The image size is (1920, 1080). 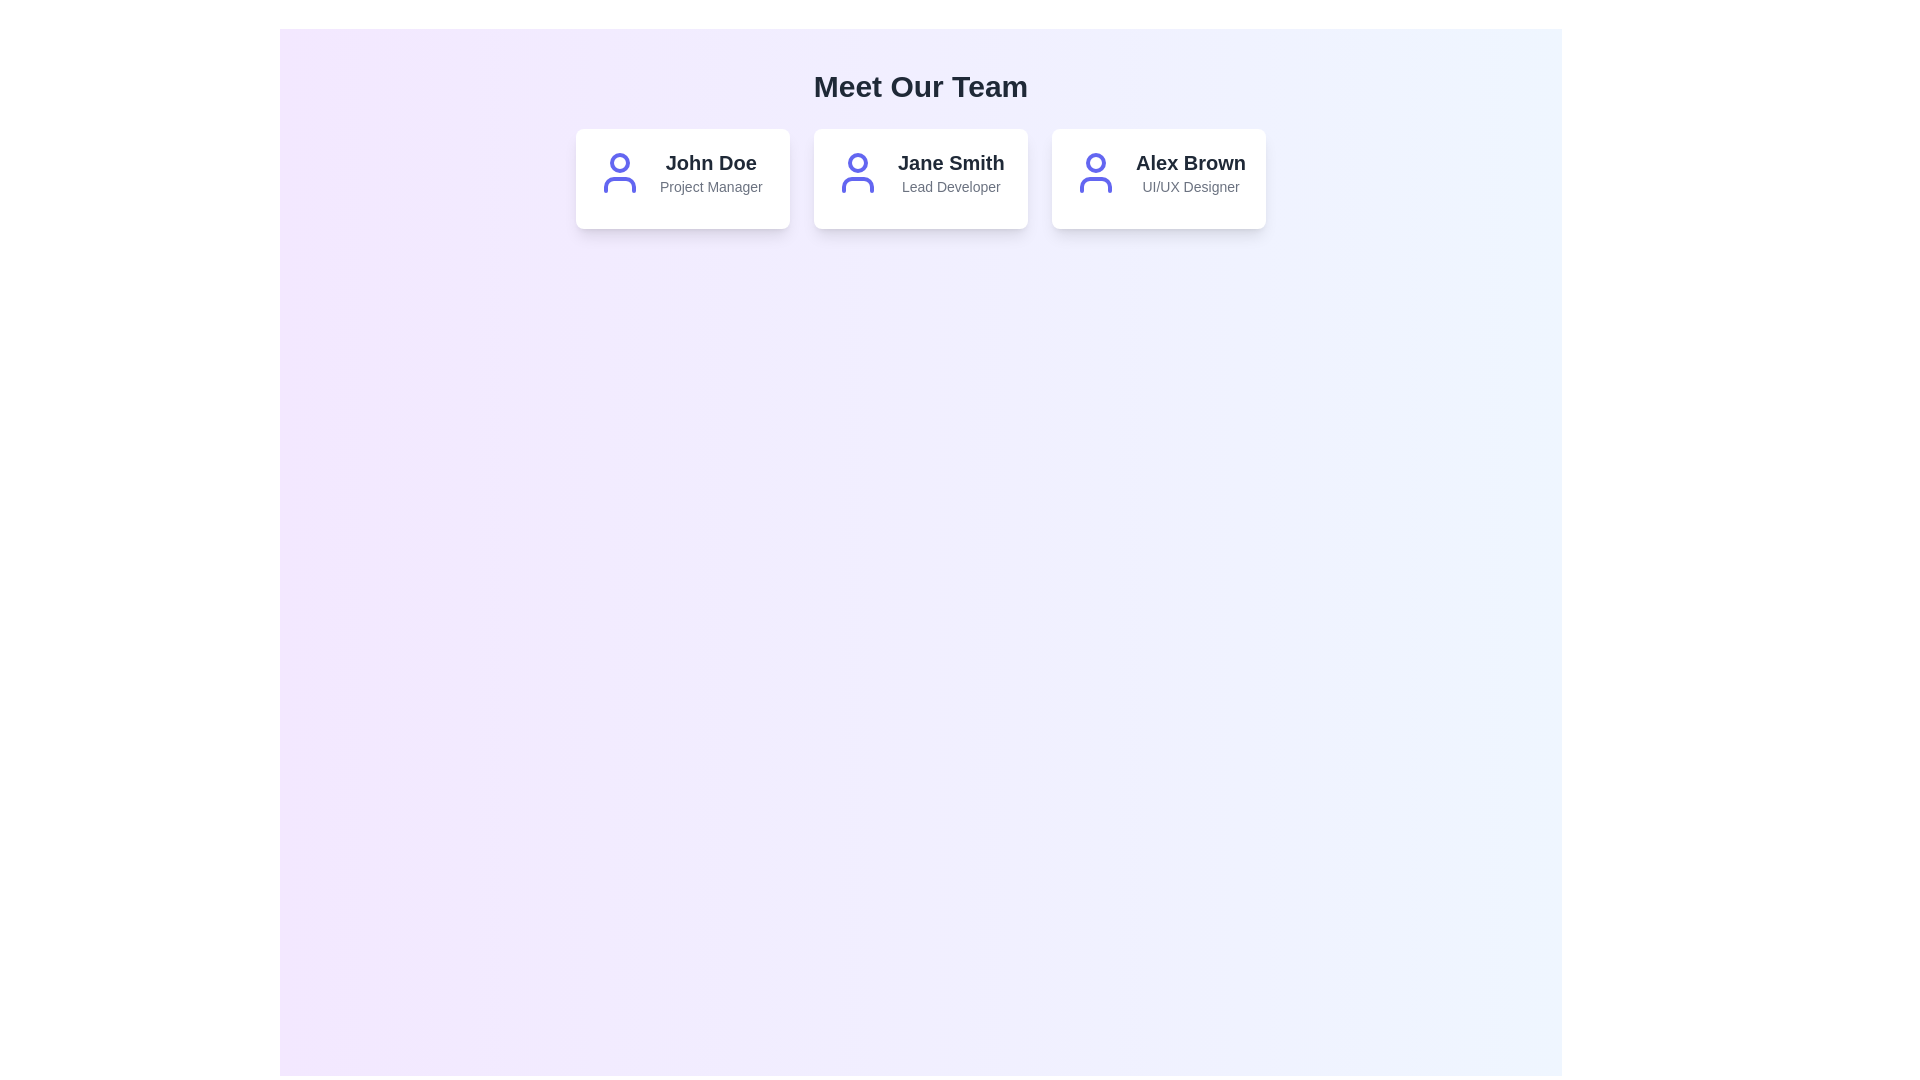 I want to click on the text label reading 'Lead Developer' which is styled in a smaller font size and light gray color, positioned just below the bold text 'Jane Smith', so click(x=950, y=186).